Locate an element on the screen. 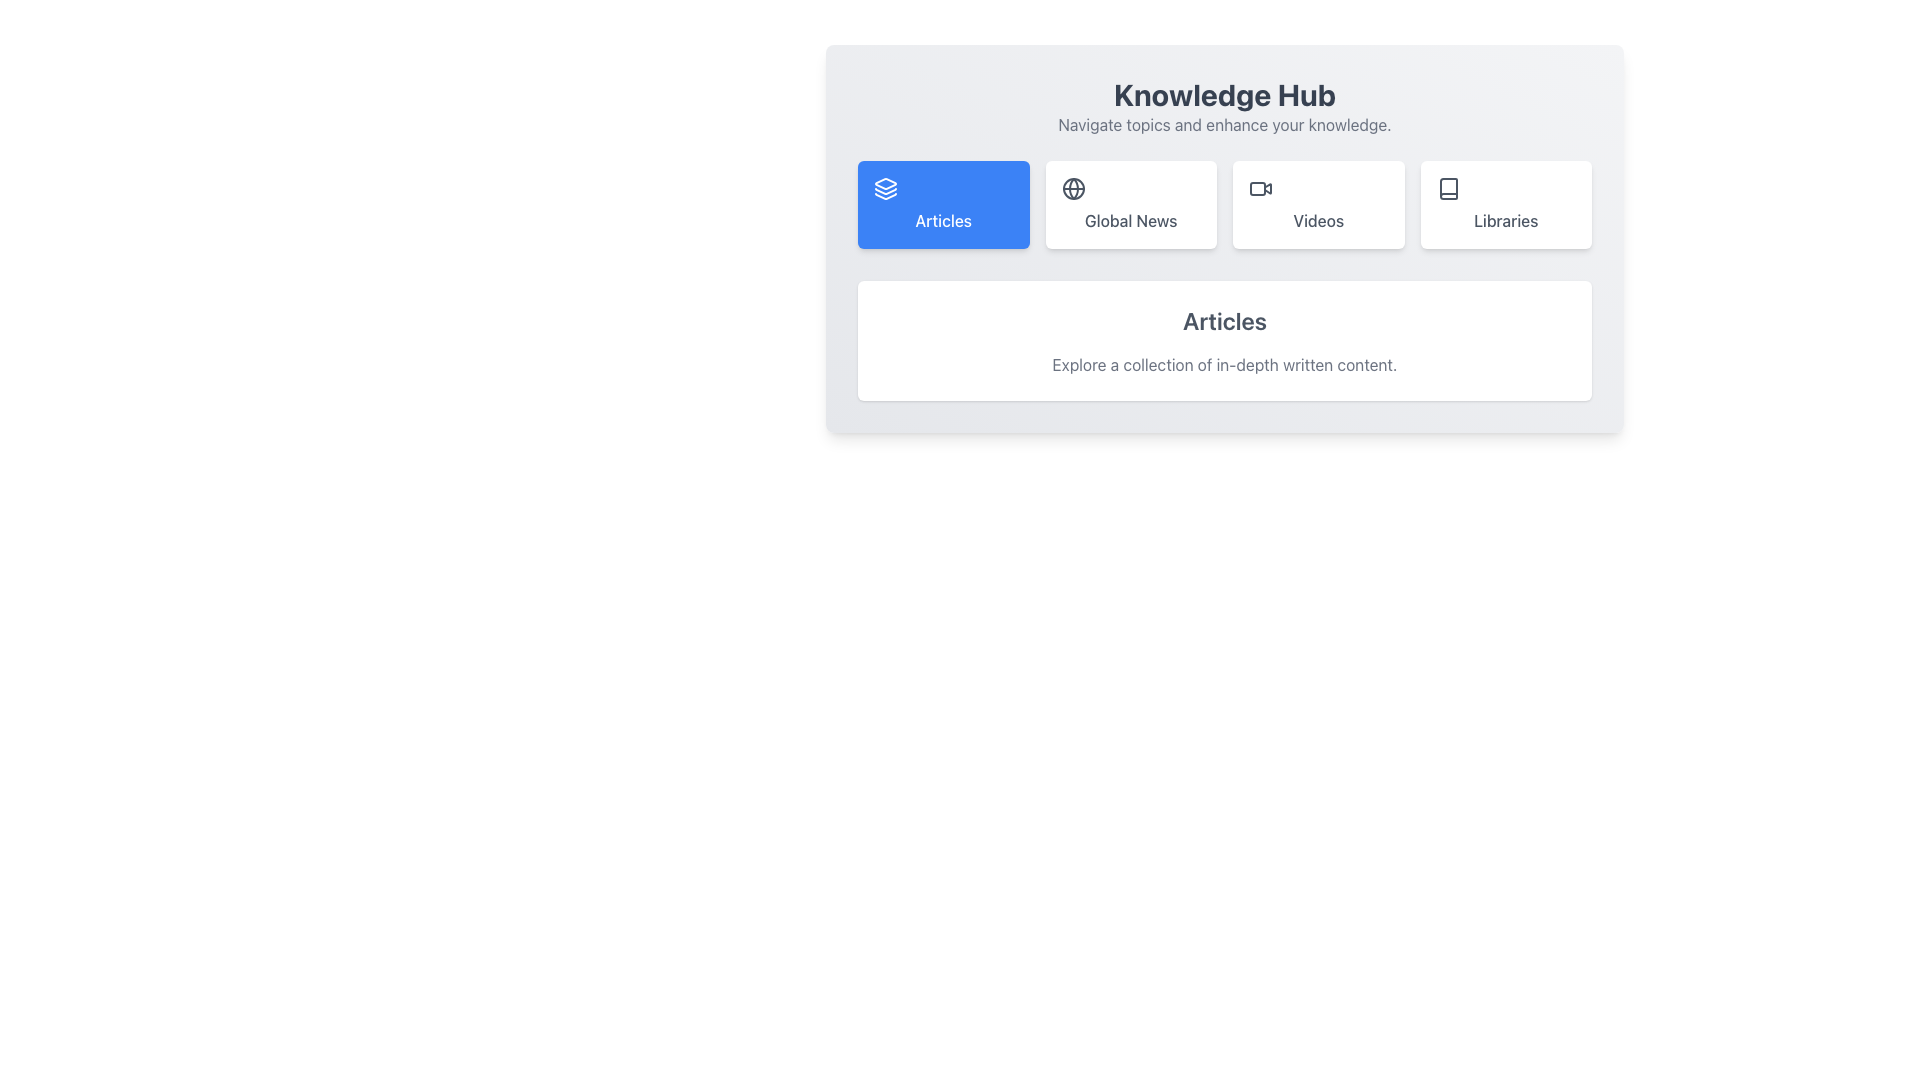  the group containing the Rectangle (SVG component) that represents the 'Videos' section icon in the navigation interface is located at coordinates (1256, 189).